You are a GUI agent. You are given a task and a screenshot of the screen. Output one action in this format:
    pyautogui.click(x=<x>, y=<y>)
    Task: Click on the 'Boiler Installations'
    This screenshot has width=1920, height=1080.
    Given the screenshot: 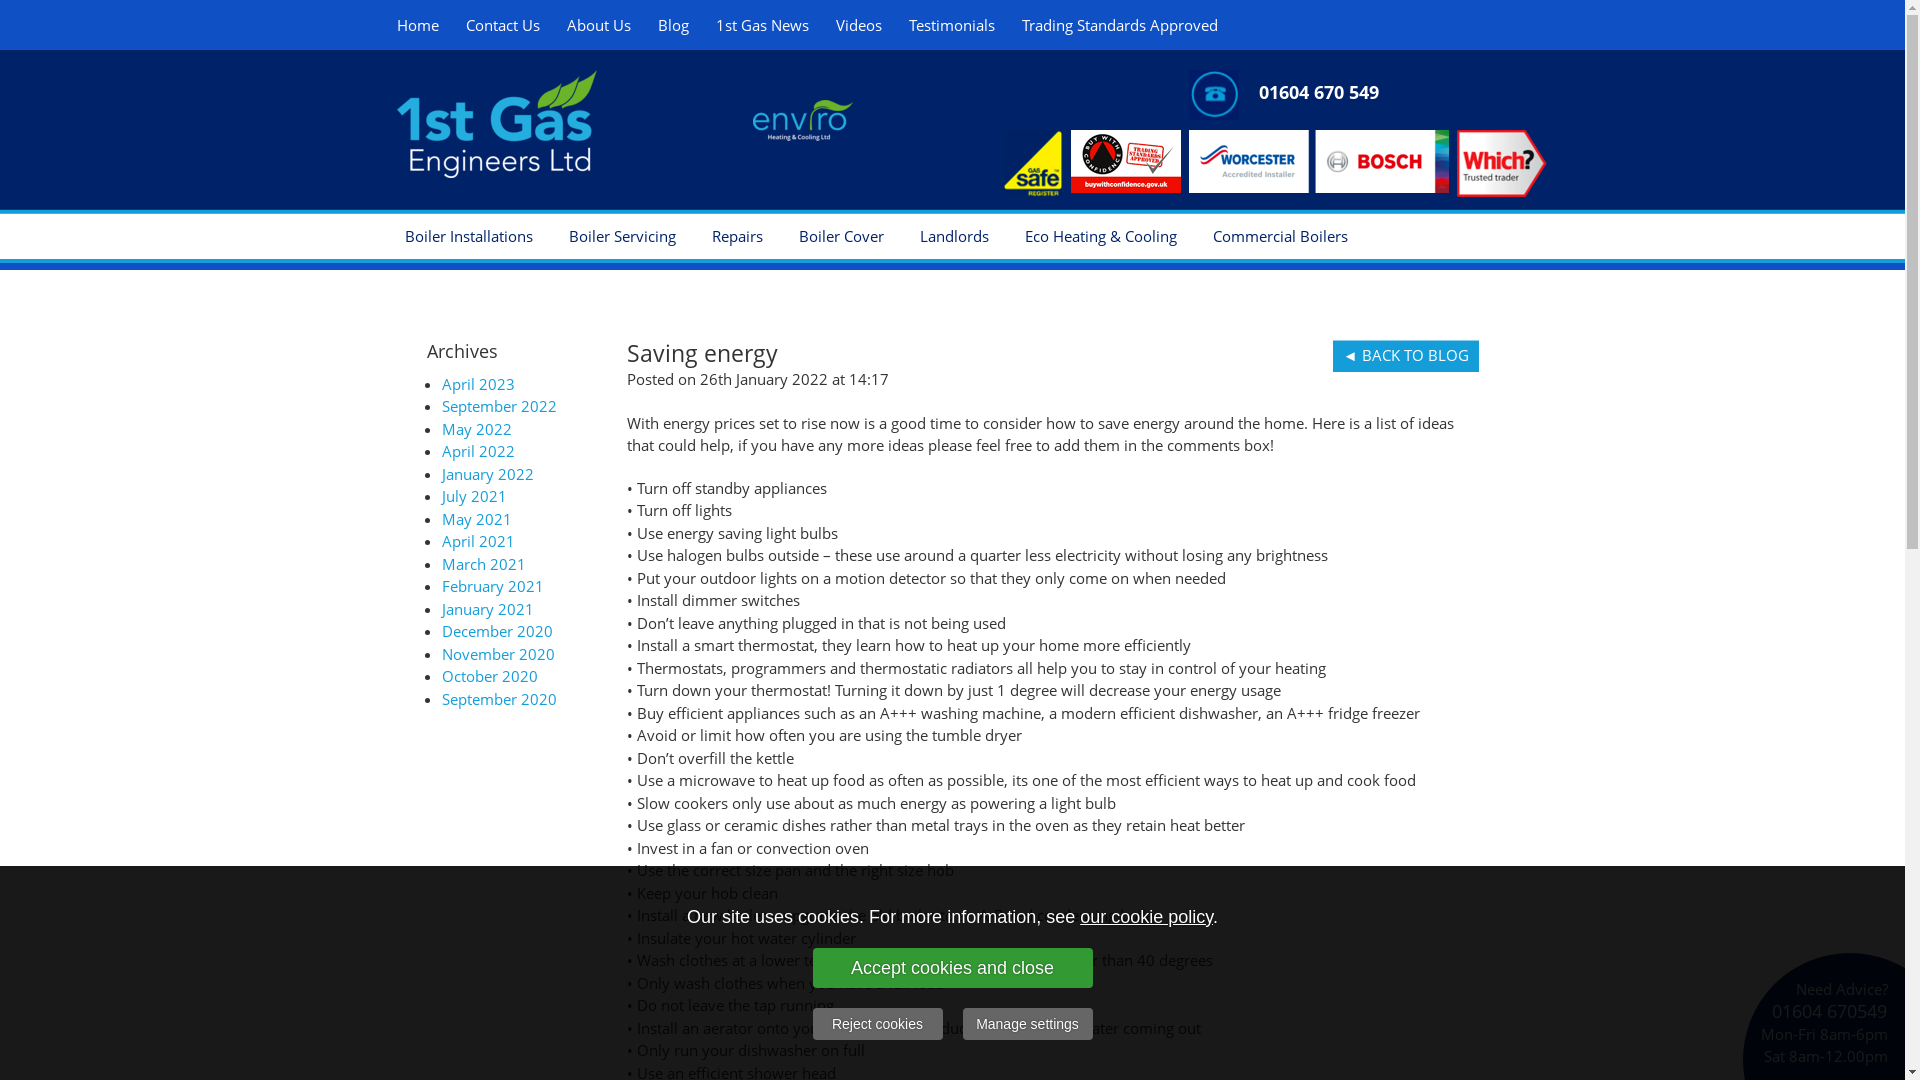 What is the action you would take?
    pyautogui.click(x=466, y=234)
    